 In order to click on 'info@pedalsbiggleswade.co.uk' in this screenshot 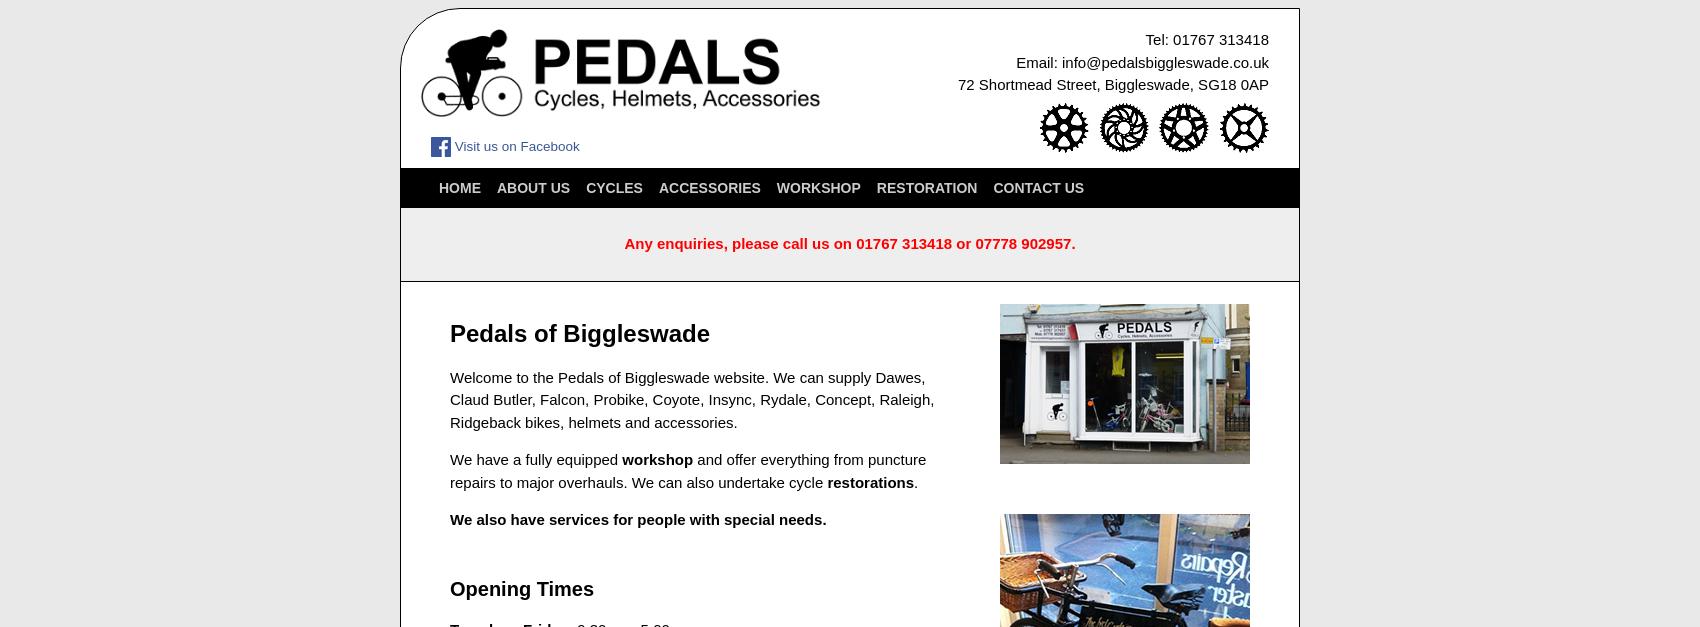, I will do `click(1165, 60)`.